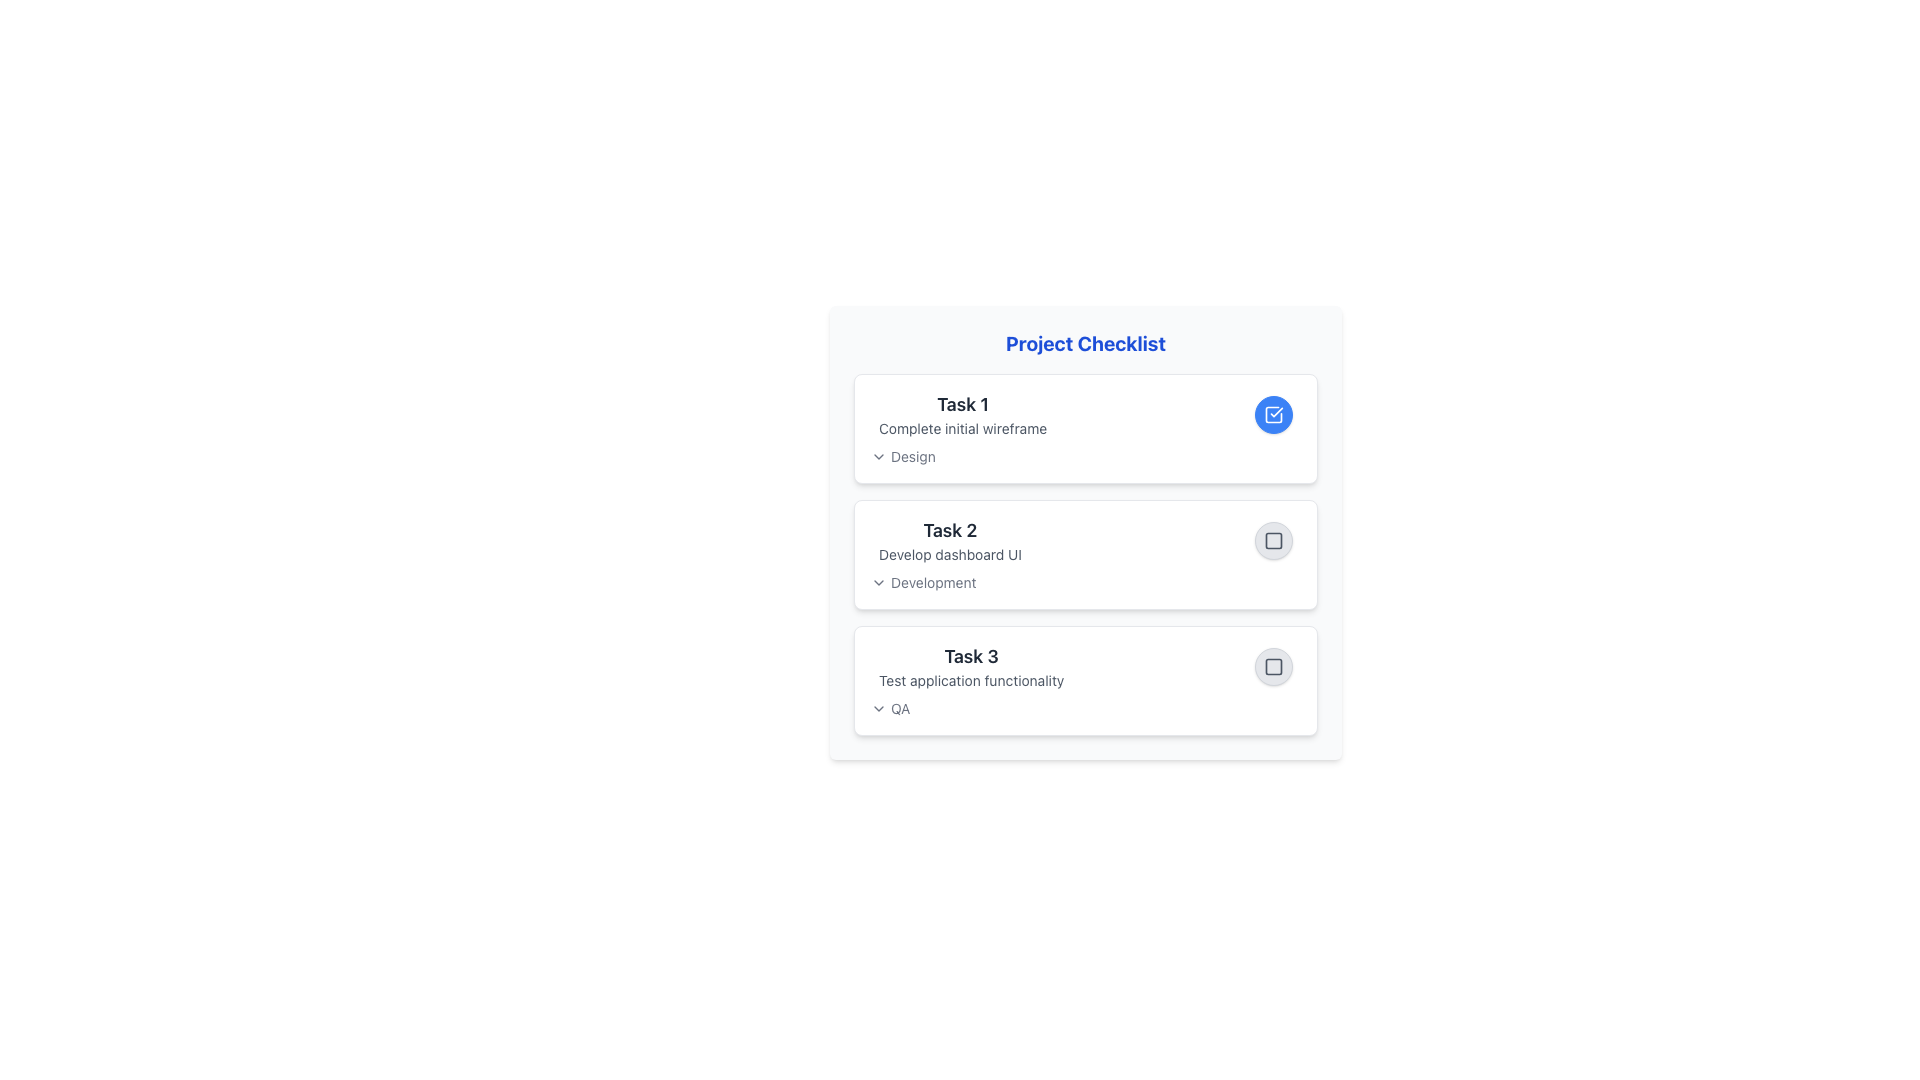 The width and height of the screenshot is (1920, 1080). What do you see at coordinates (1272, 540) in the screenshot?
I see `the circular gray button with a square icon, located to the right of the 'Task 2' entry labeled 'Develop dashboard UI'` at bounding box center [1272, 540].